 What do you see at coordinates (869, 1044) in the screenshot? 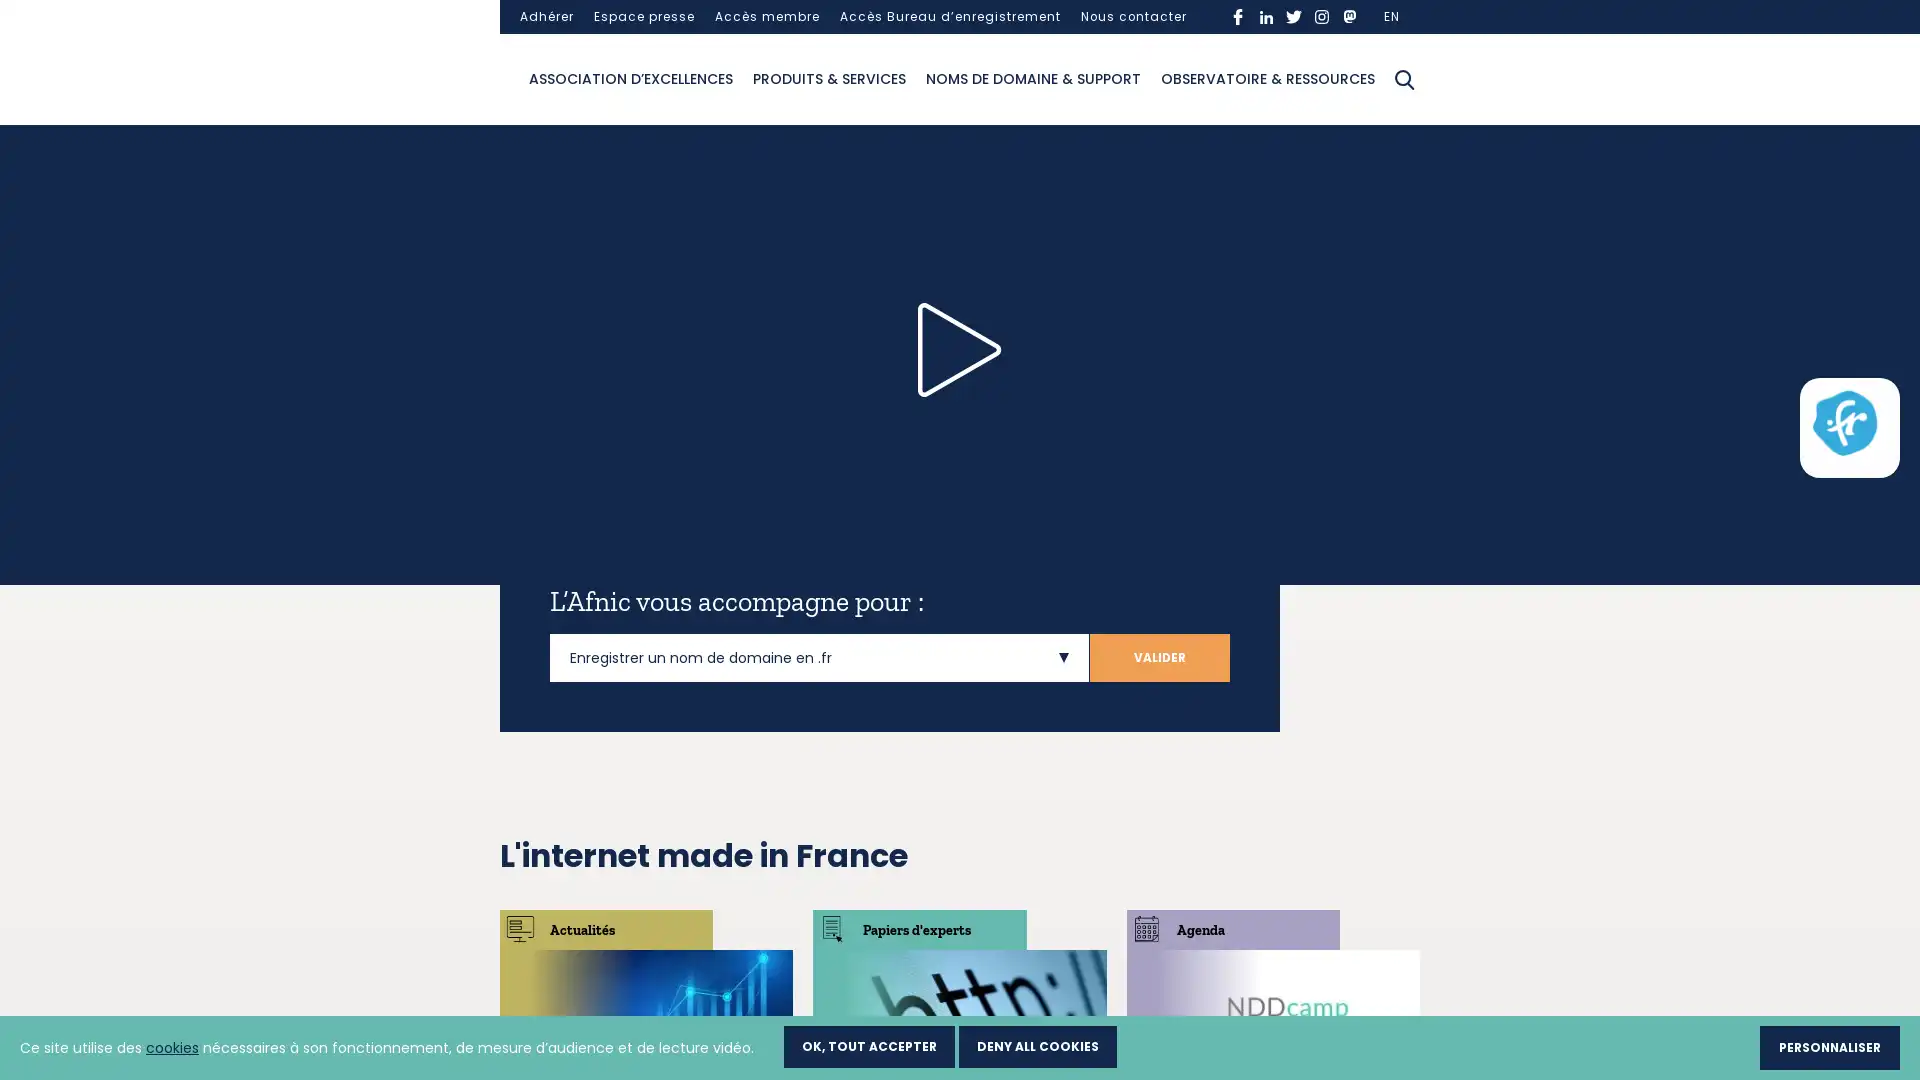
I see `OK, TOUT ACCEPTER` at bounding box center [869, 1044].